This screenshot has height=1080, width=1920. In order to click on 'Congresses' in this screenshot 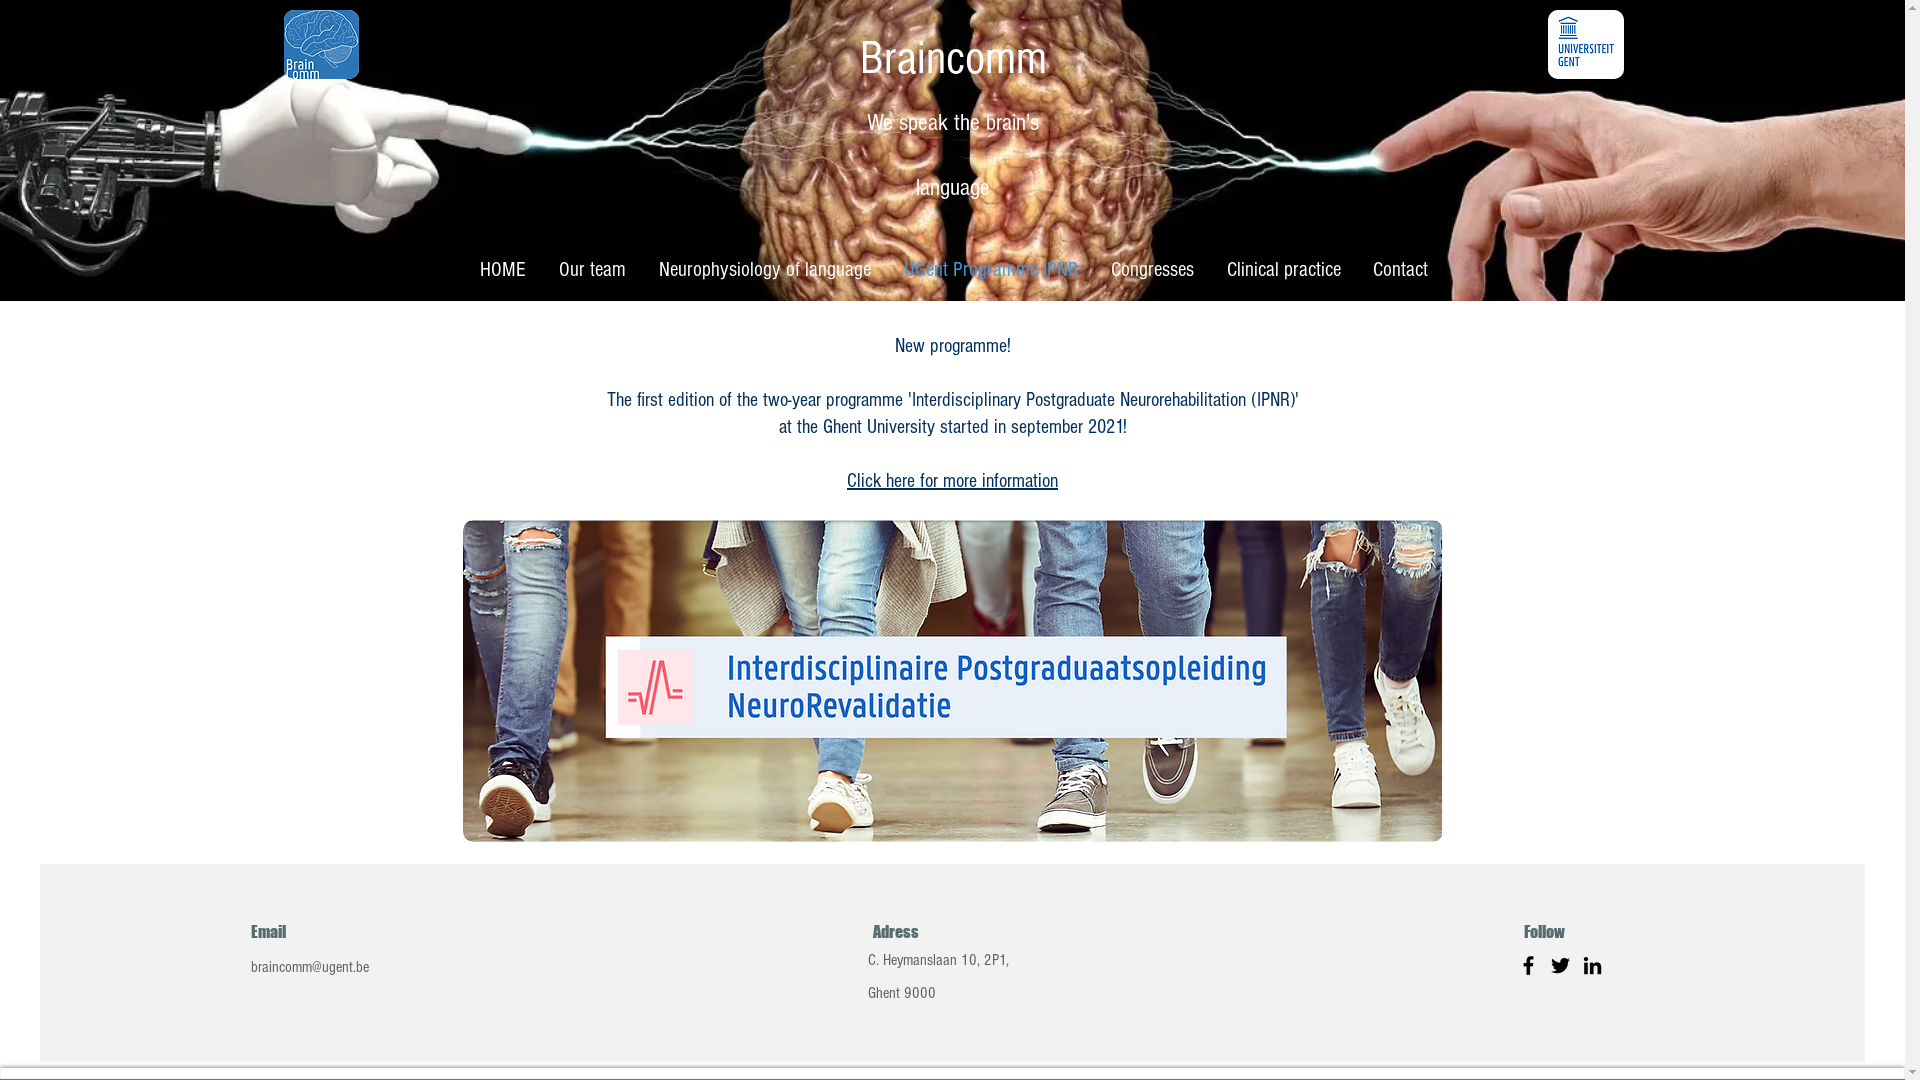, I will do `click(1151, 270)`.